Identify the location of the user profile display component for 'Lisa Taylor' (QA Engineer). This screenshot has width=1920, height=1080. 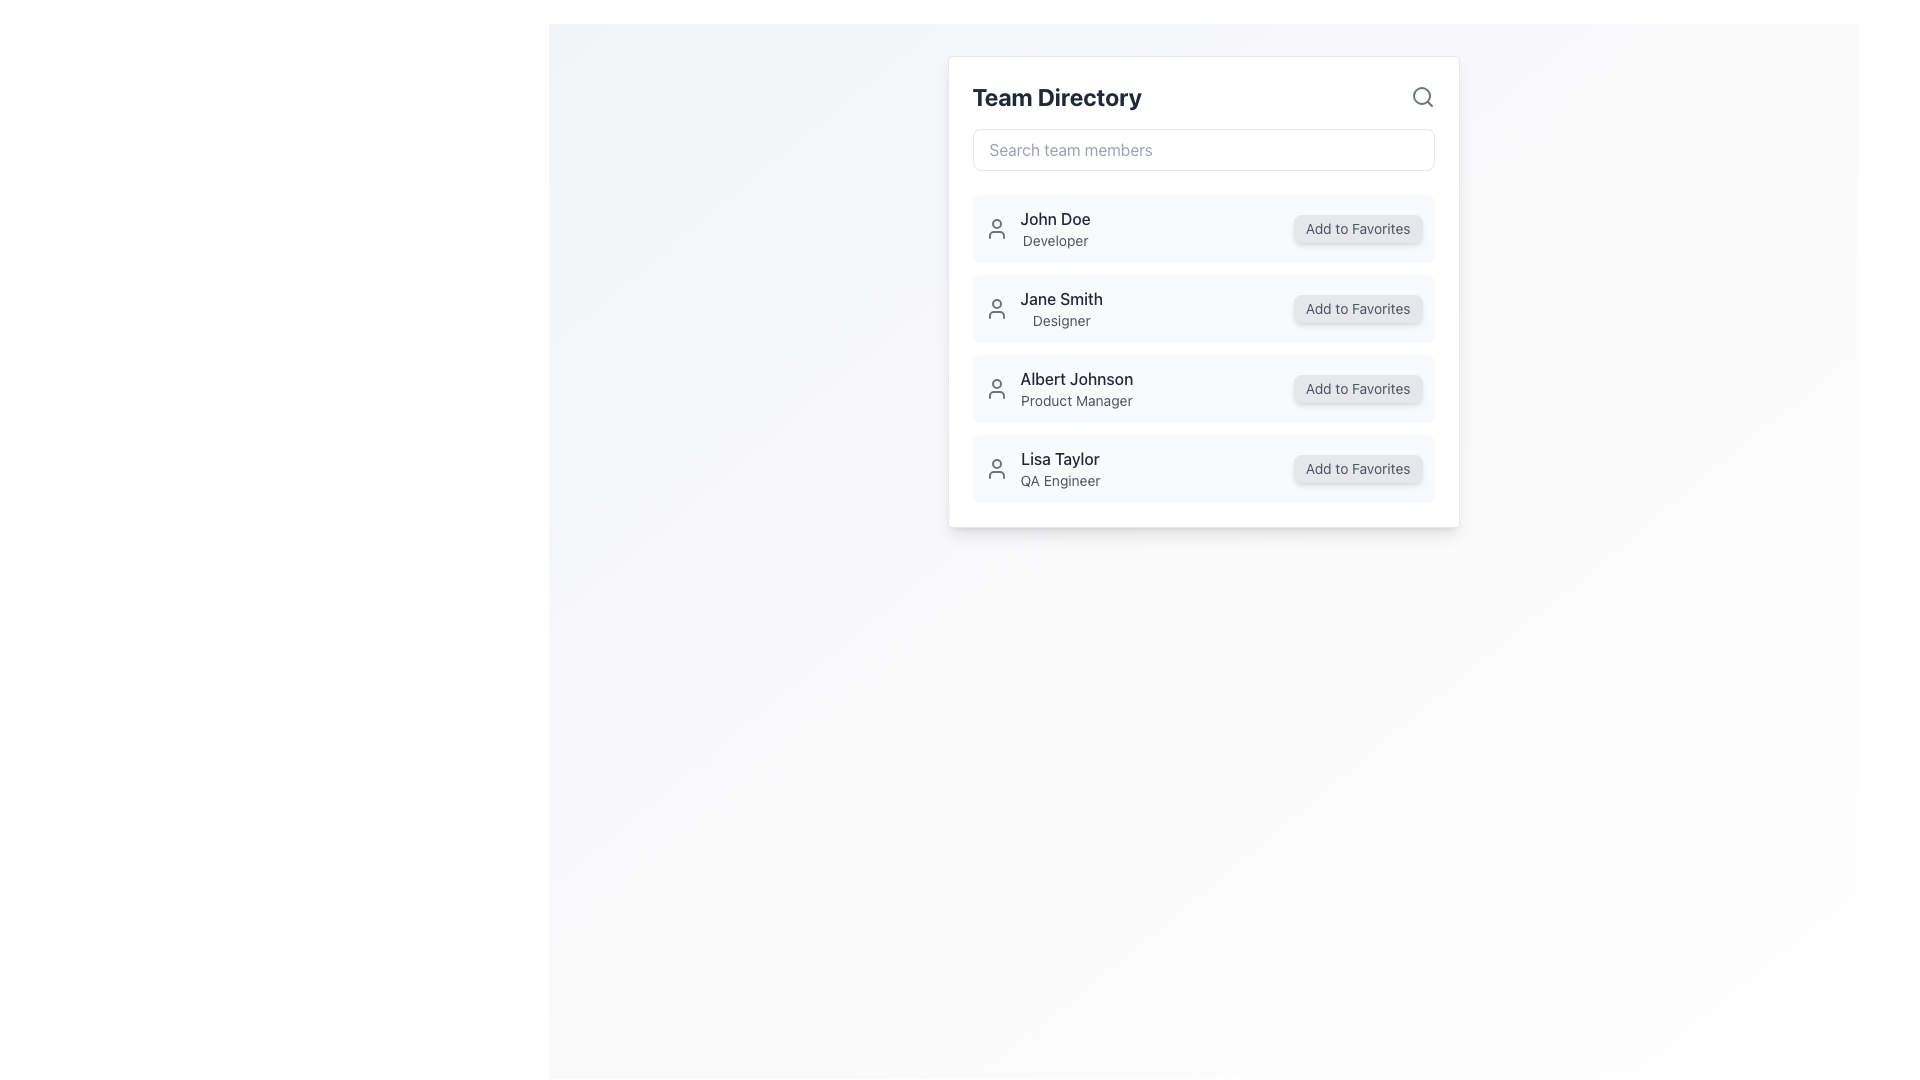
(1040, 469).